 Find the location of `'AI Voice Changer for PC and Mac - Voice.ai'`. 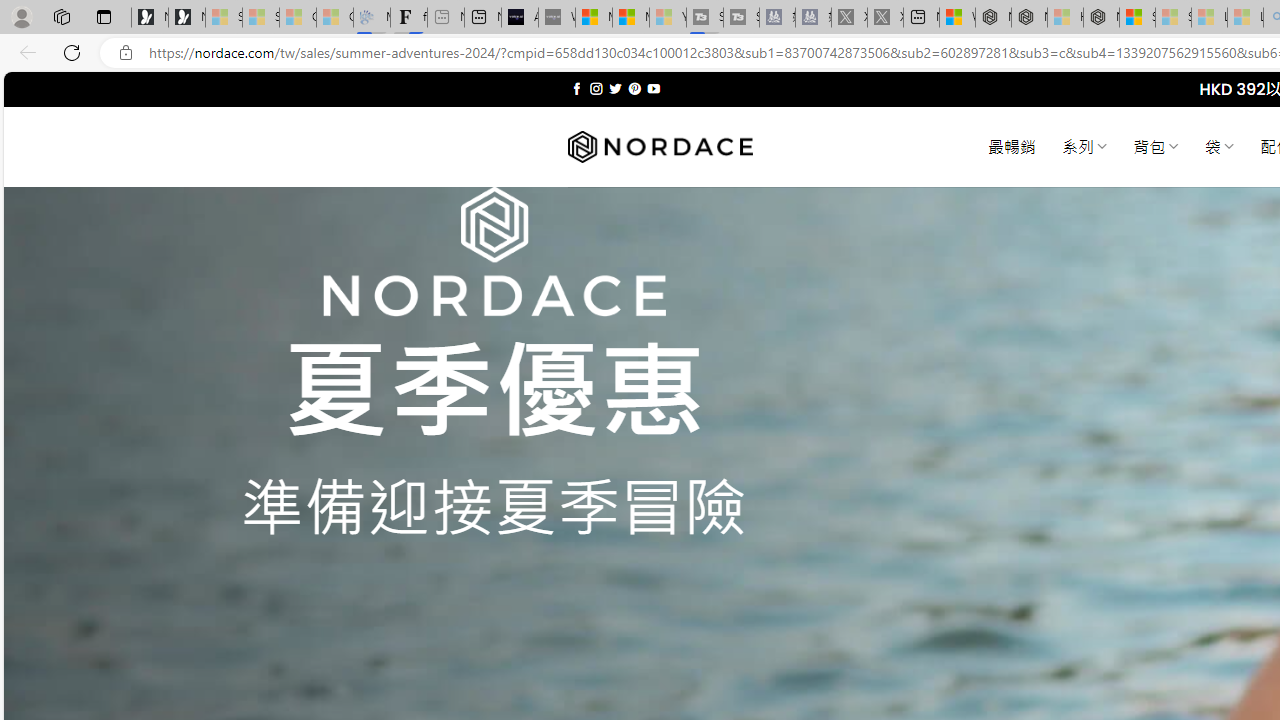

'AI Voice Changer for PC and Mac - Voice.ai' is located at coordinates (519, 17).